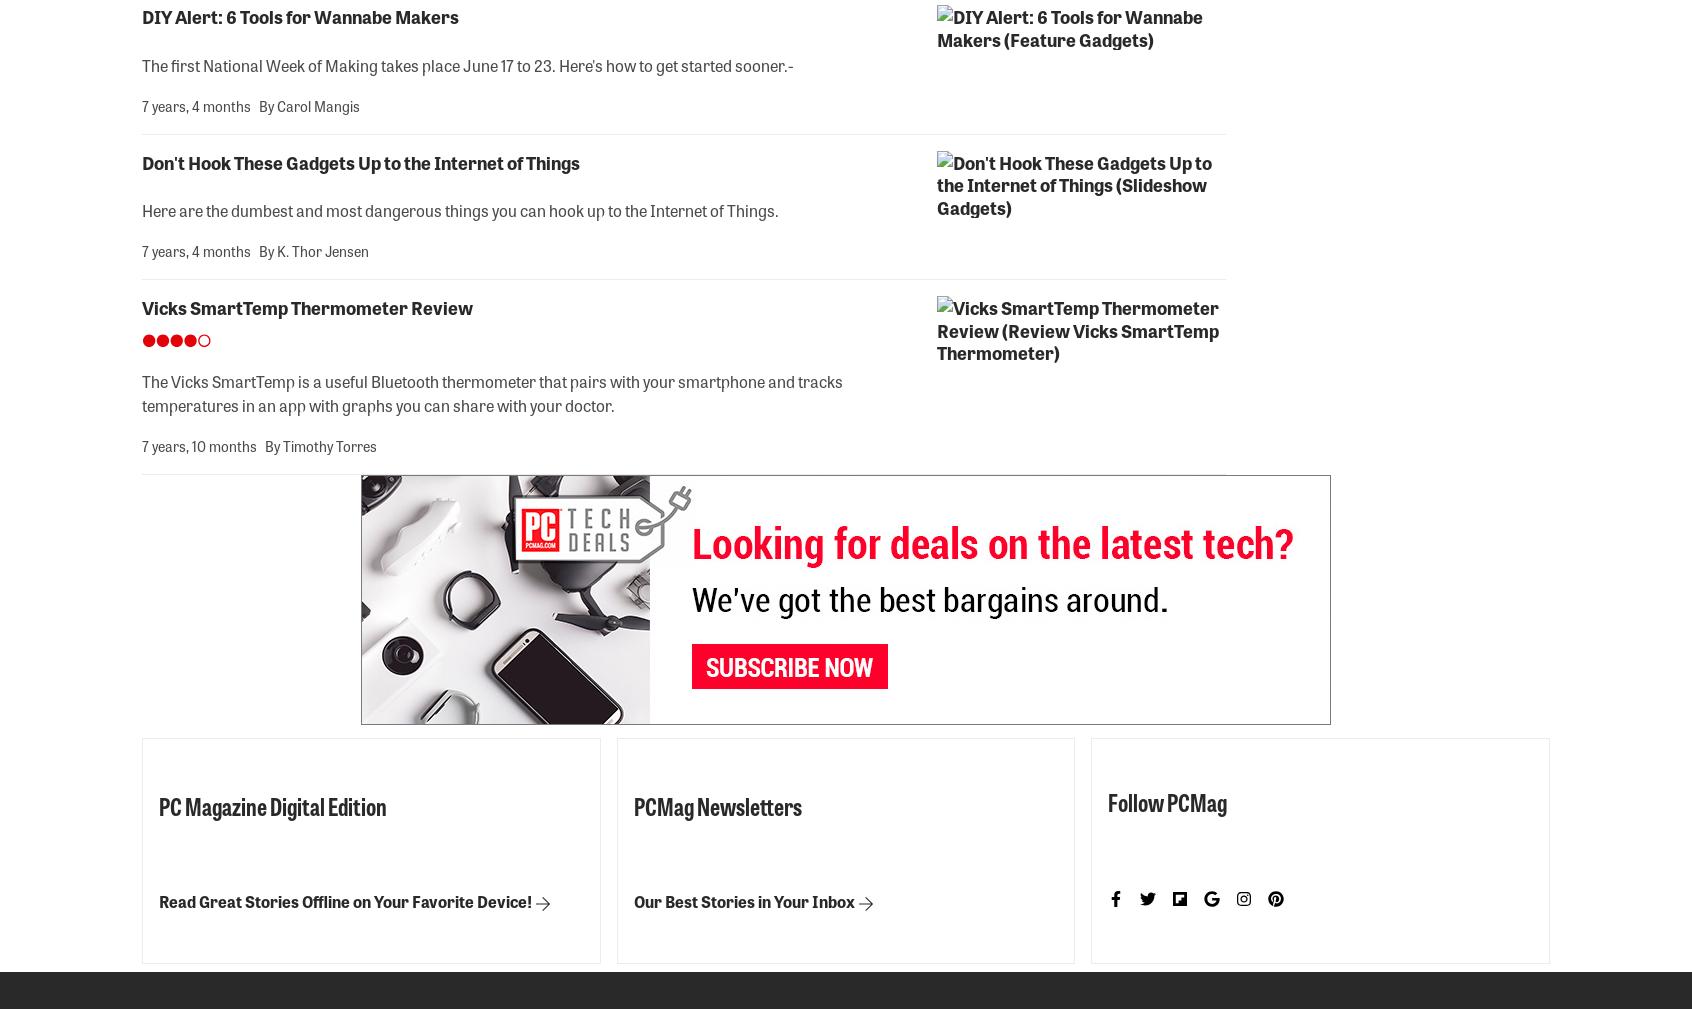 The image size is (1692, 1009). What do you see at coordinates (459, 209) in the screenshot?
I see `'Here are the dumbest and most dangerous things you can hook up to the Internet of Things.'` at bounding box center [459, 209].